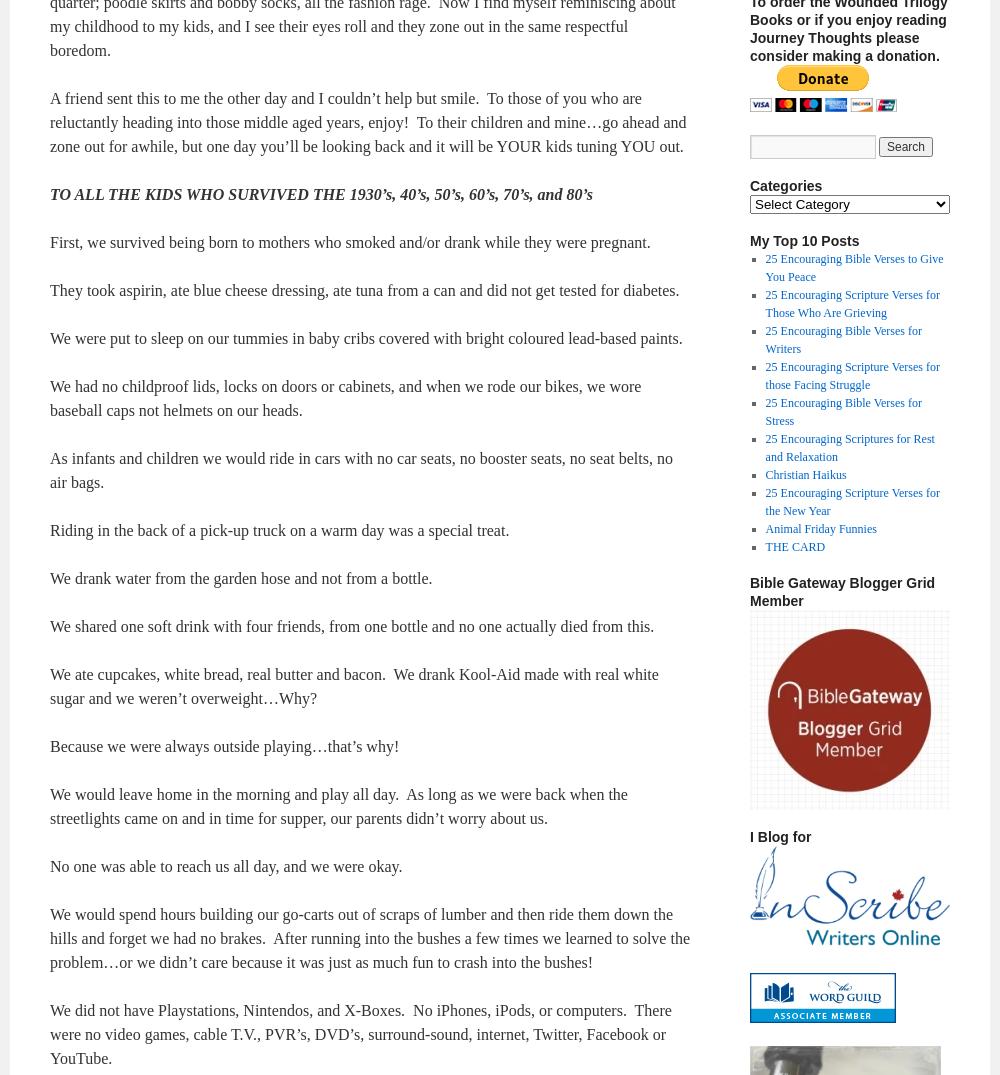 This screenshot has height=1075, width=1000. Describe the element at coordinates (344, 397) in the screenshot. I see `'We had no childproof lids, locks on doors or cabinets, and when we rode our bikes, we wore baseball caps not helmets on our heads.'` at that location.